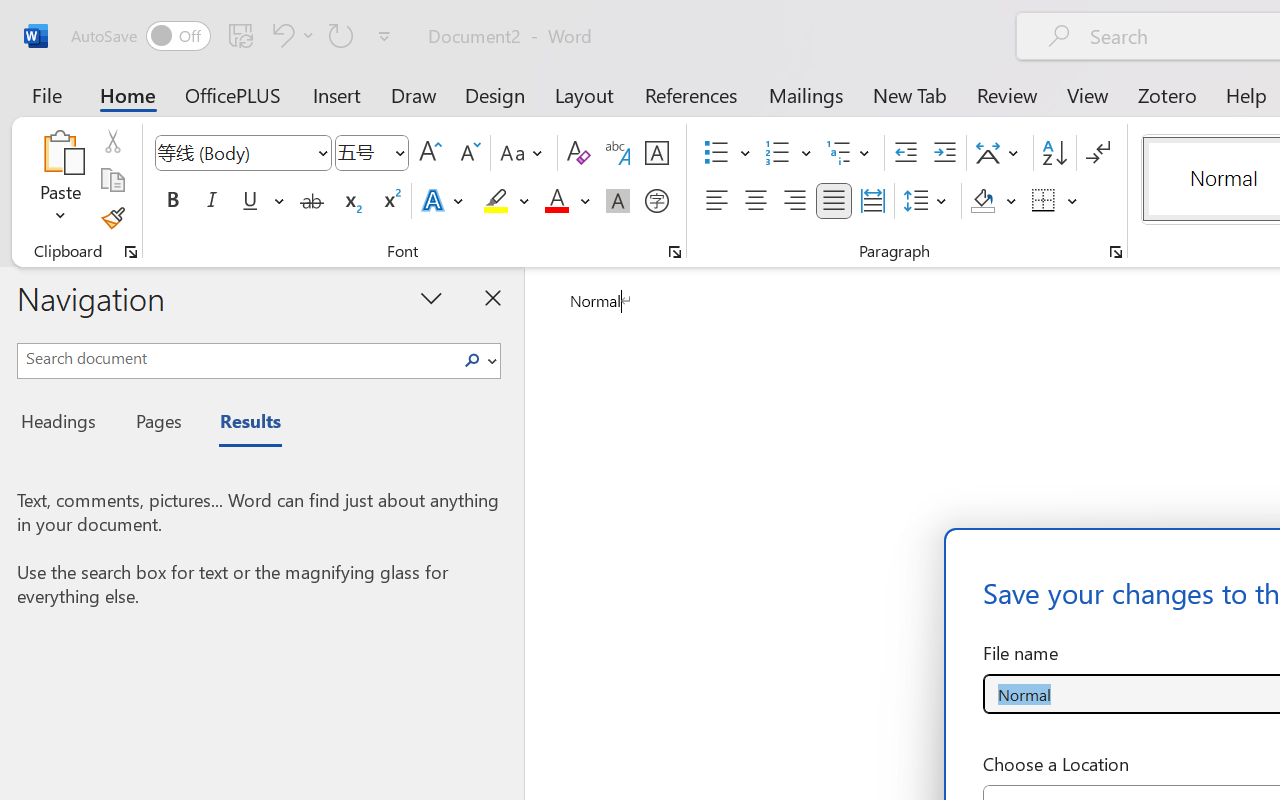 This screenshot has width=1280, height=800. What do you see at coordinates (909, 94) in the screenshot?
I see `'New Tab'` at bounding box center [909, 94].